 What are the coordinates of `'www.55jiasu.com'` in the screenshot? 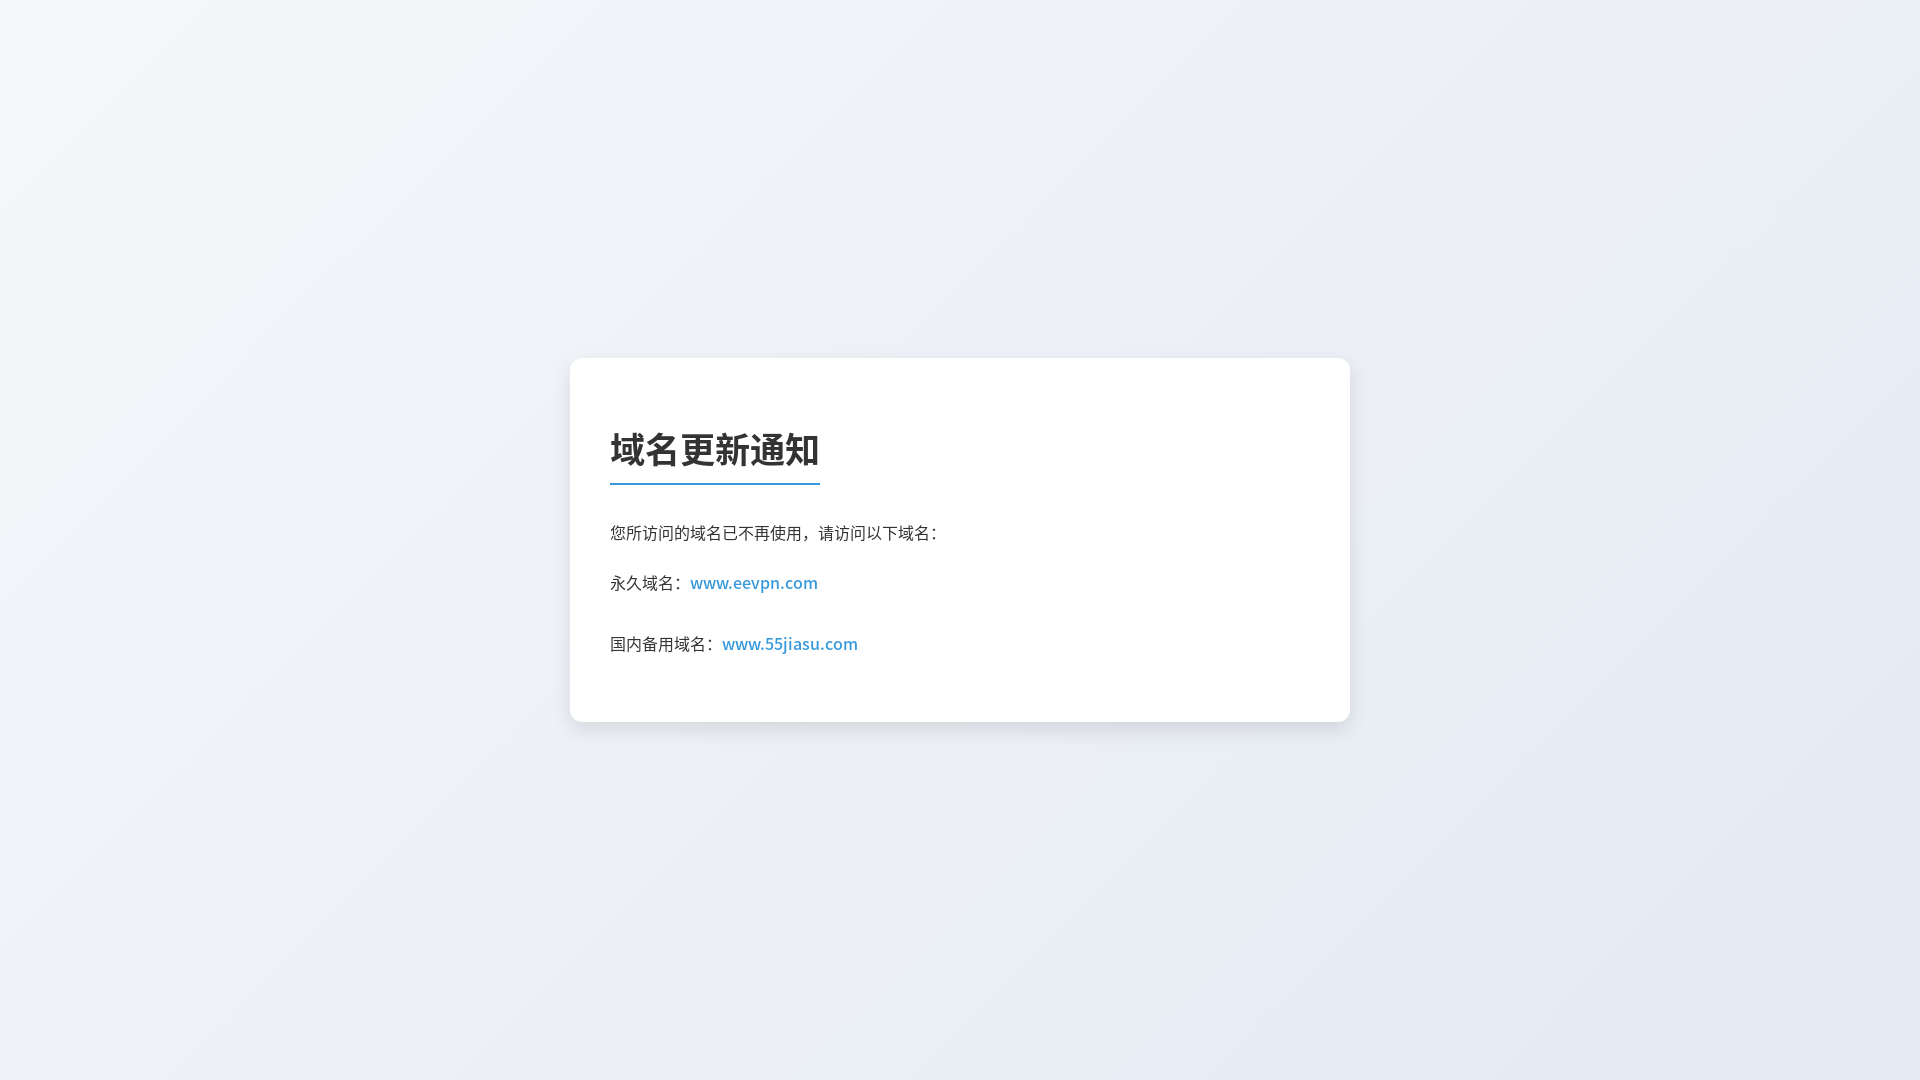 It's located at (720, 644).